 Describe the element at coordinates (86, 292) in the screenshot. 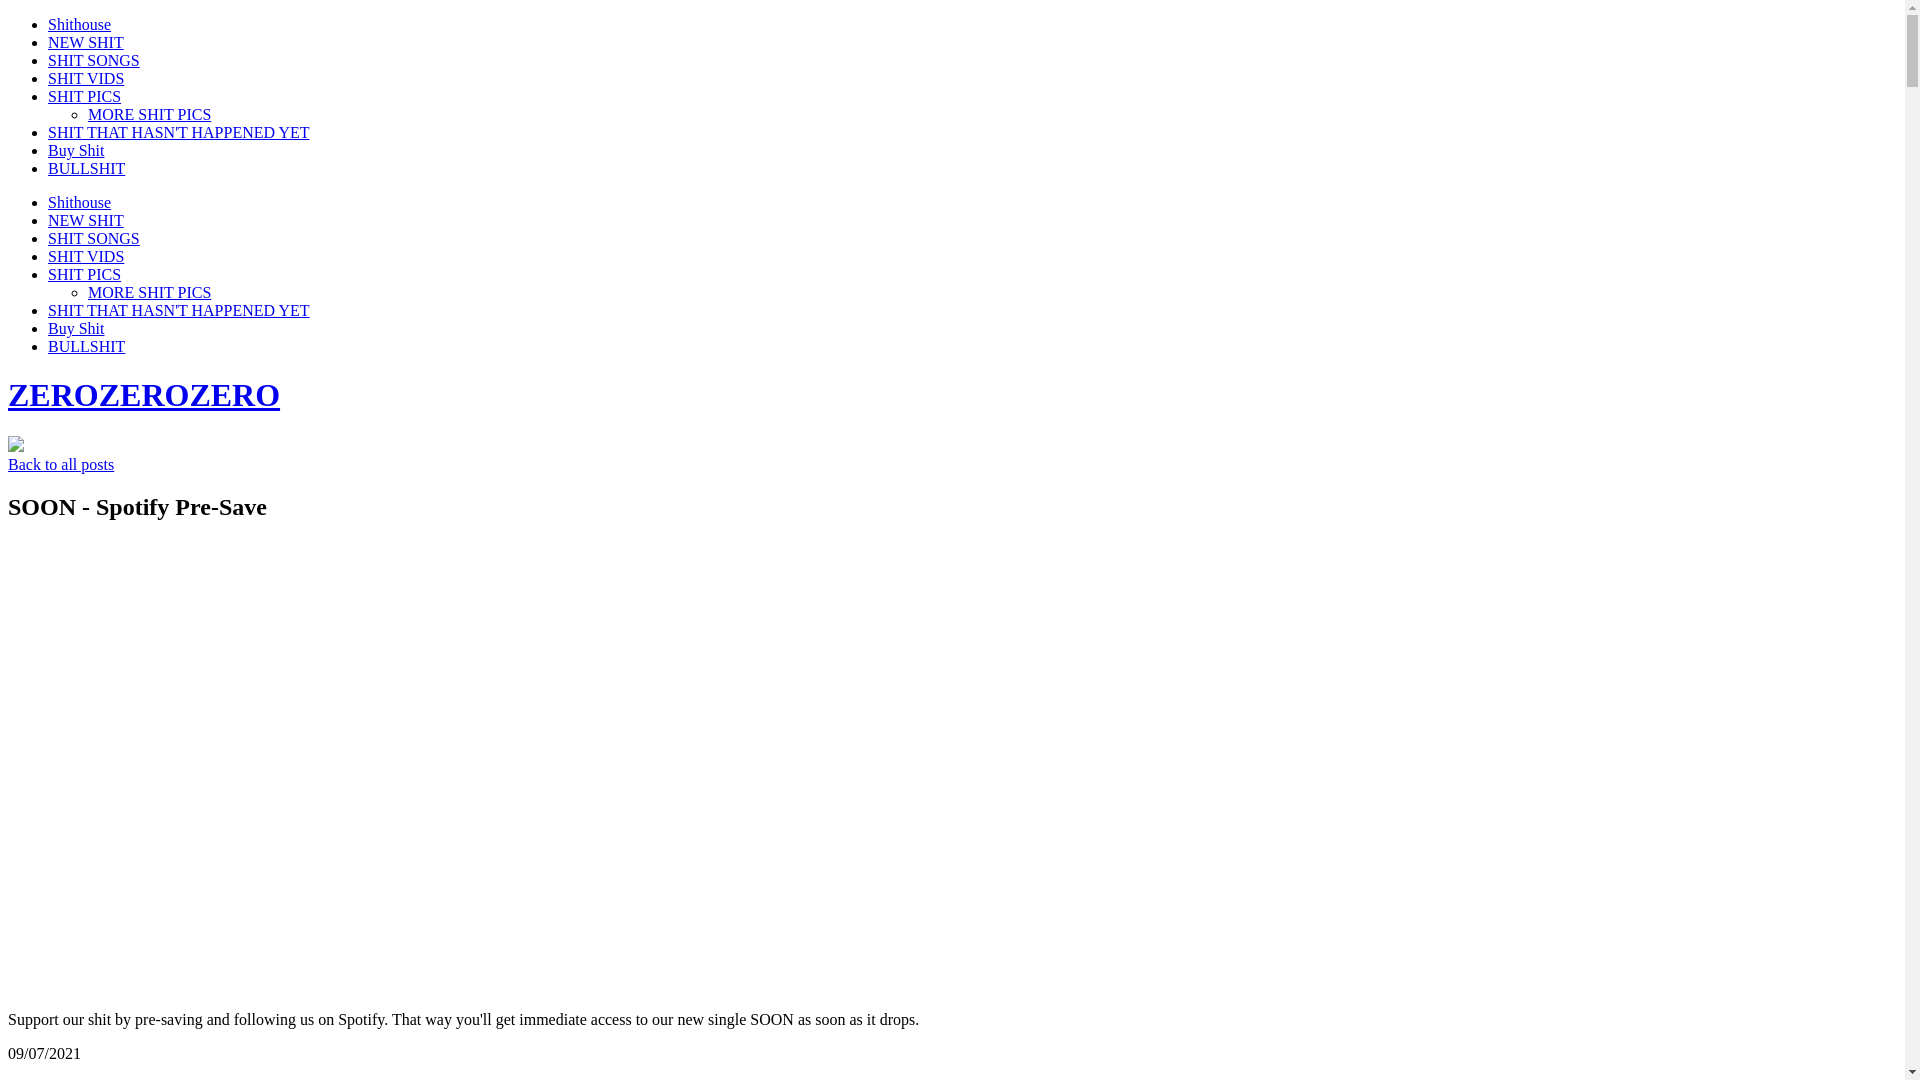

I see `'MORE SHIT PICS'` at that location.